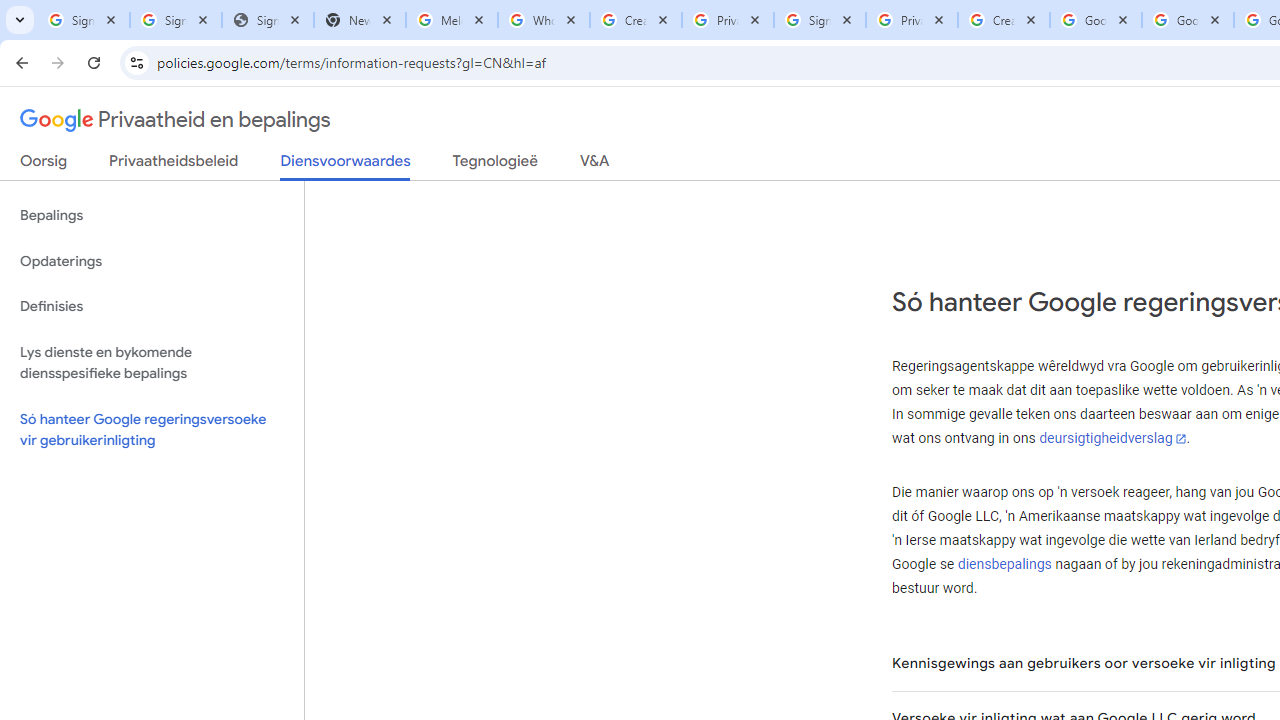 This screenshot has height=720, width=1280. What do you see at coordinates (44, 164) in the screenshot?
I see `'Oorsig'` at bounding box center [44, 164].